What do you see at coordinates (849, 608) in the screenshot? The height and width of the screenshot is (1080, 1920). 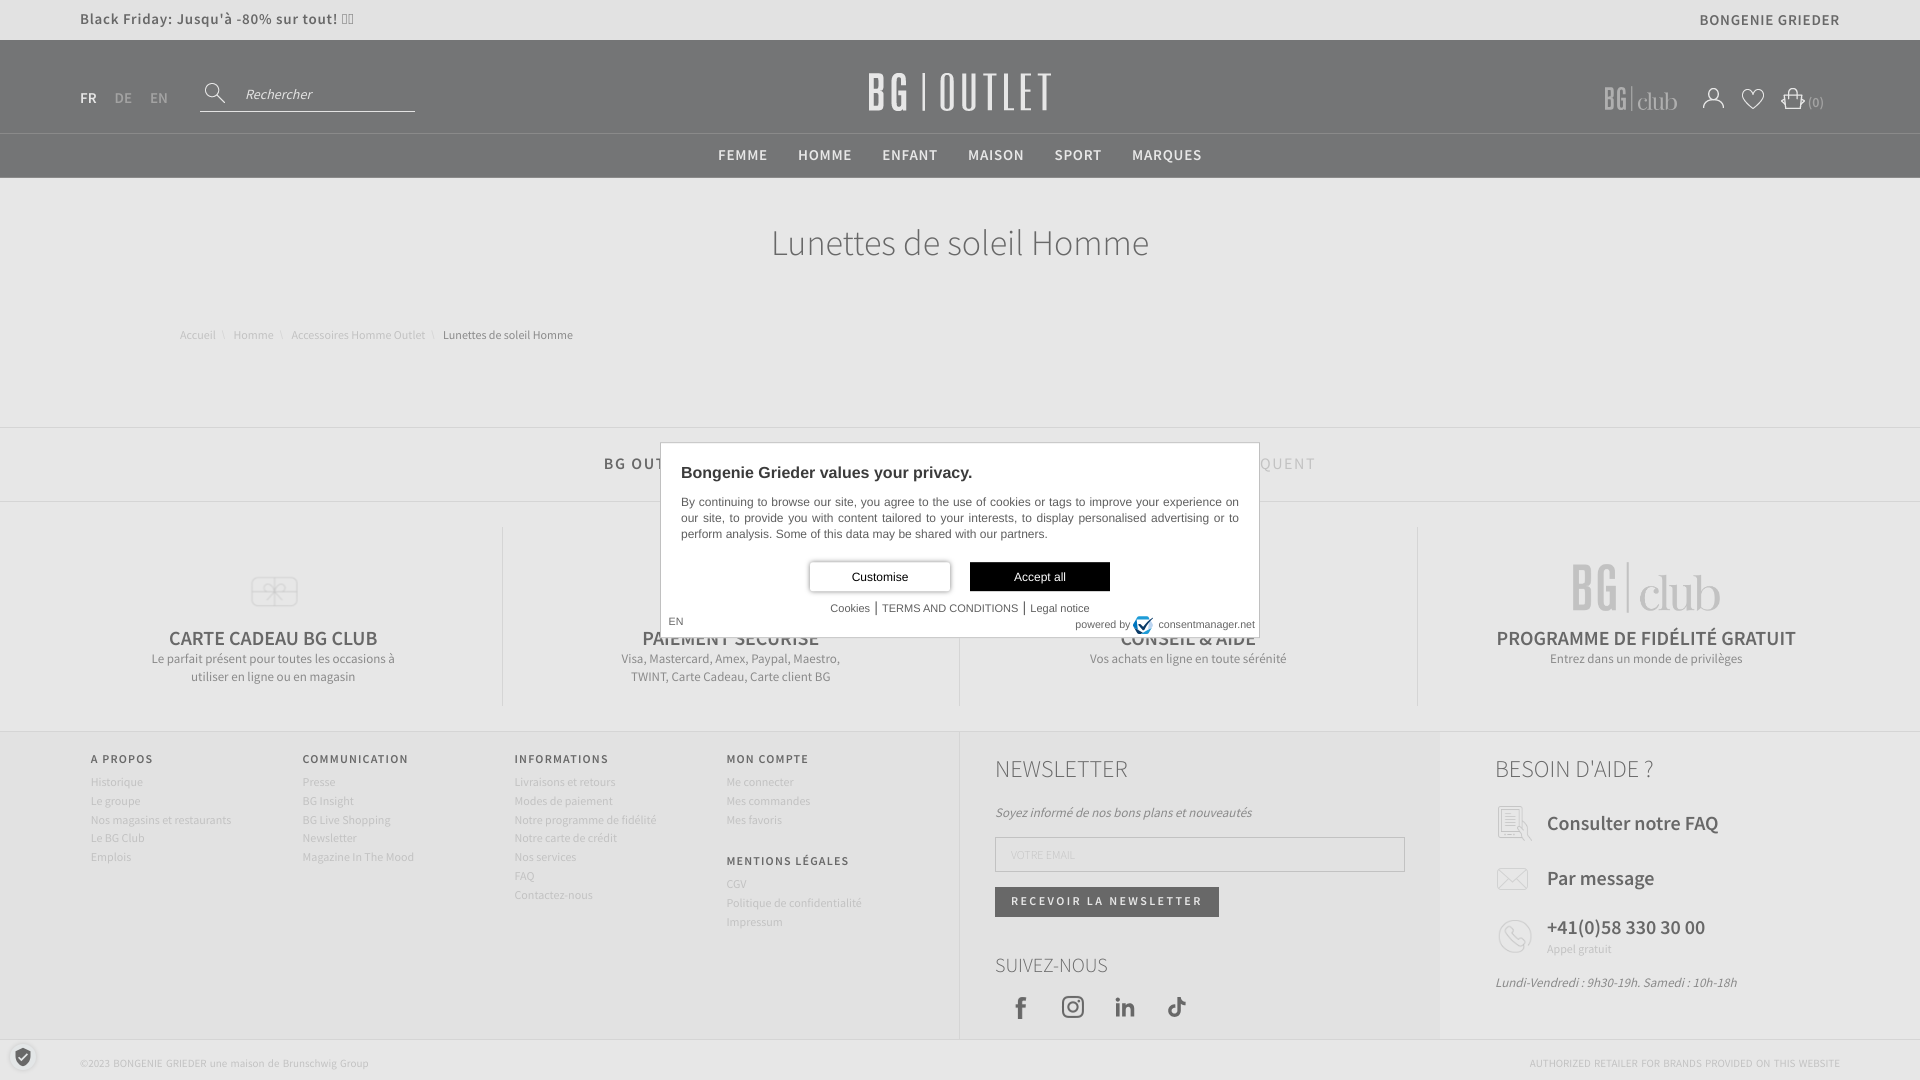 I see `'Cookies'` at bounding box center [849, 608].